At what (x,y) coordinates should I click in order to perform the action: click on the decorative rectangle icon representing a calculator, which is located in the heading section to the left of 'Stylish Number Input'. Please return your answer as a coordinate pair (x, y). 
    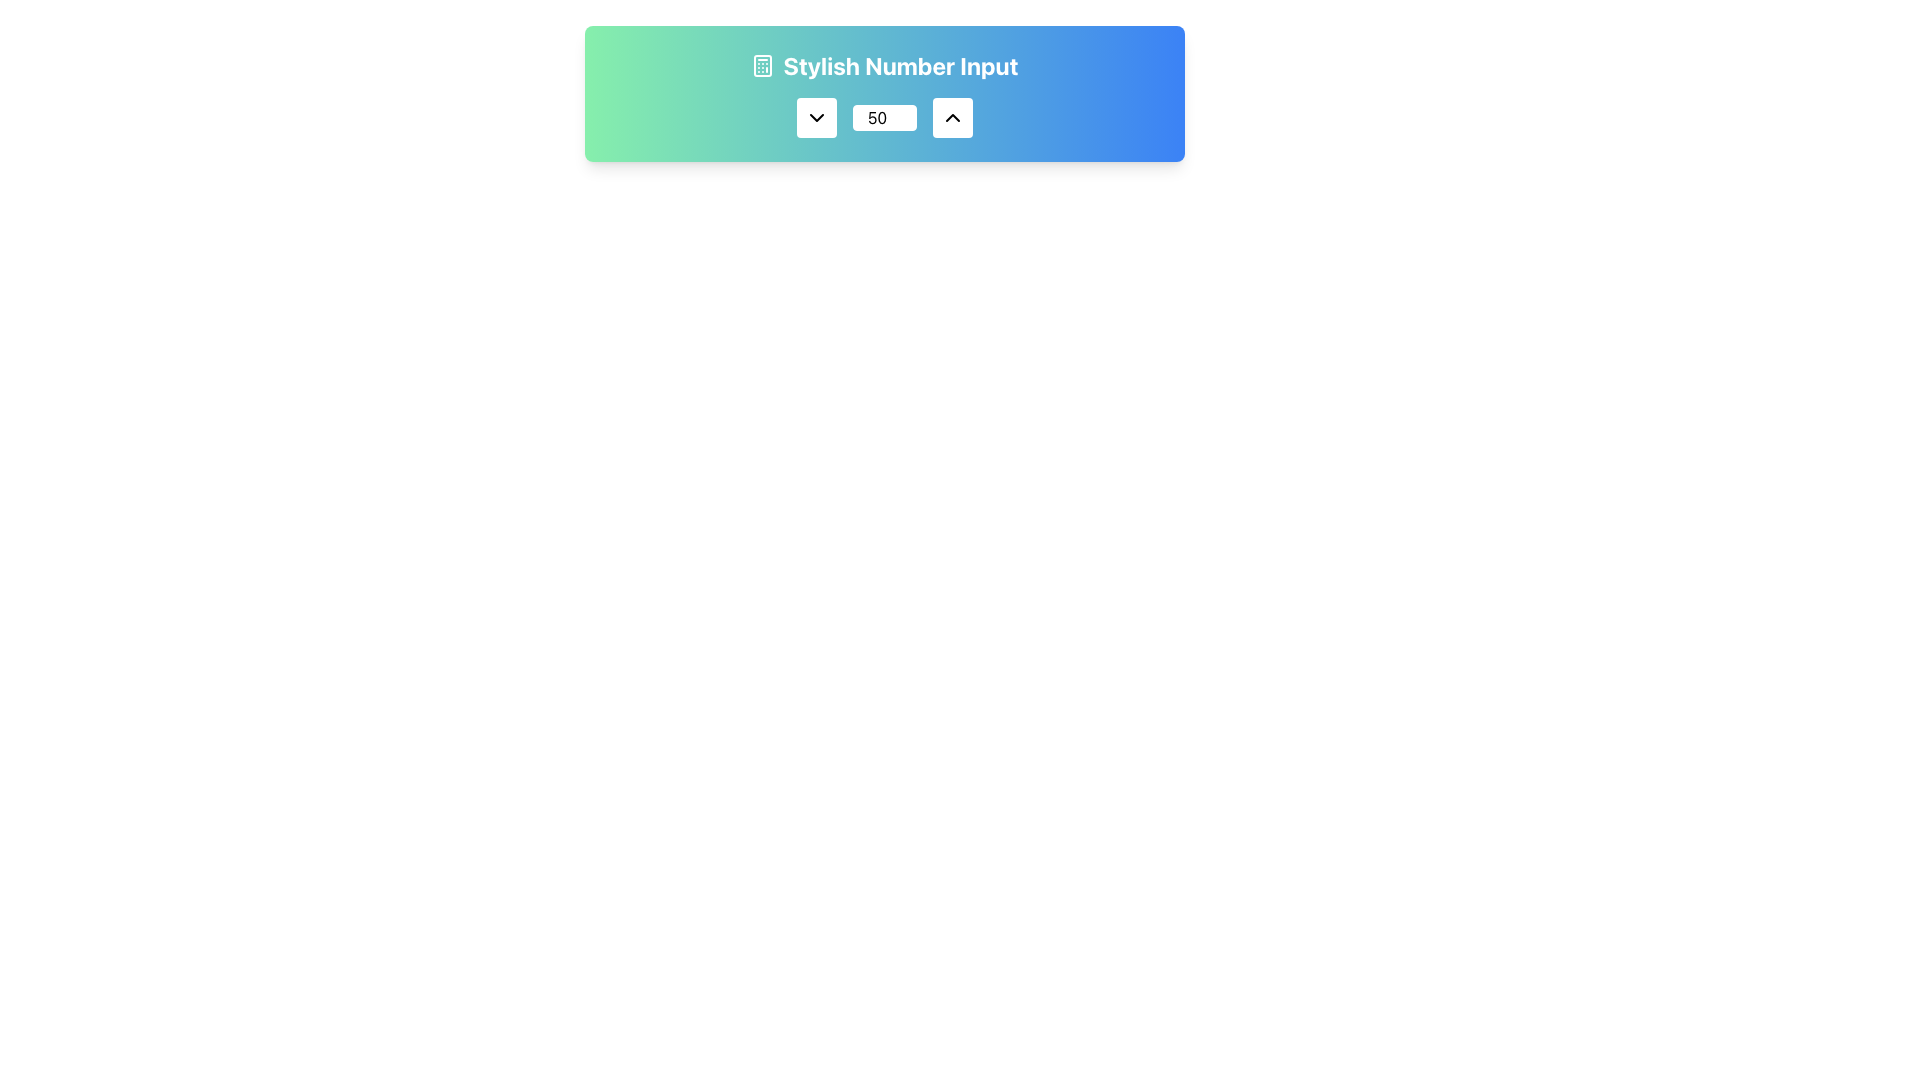
    Looking at the image, I should click on (762, 64).